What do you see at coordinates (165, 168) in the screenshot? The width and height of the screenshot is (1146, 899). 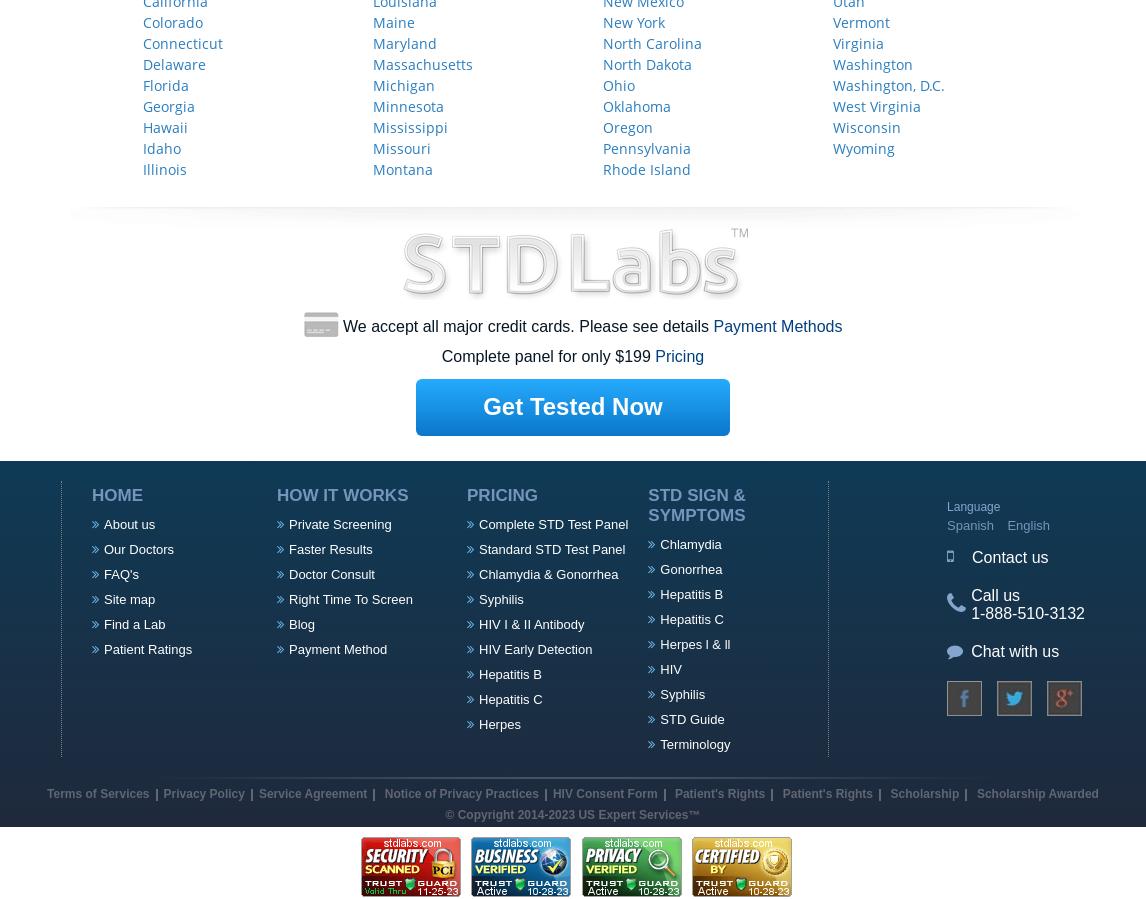 I see `'Illinois'` at bounding box center [165, 168].